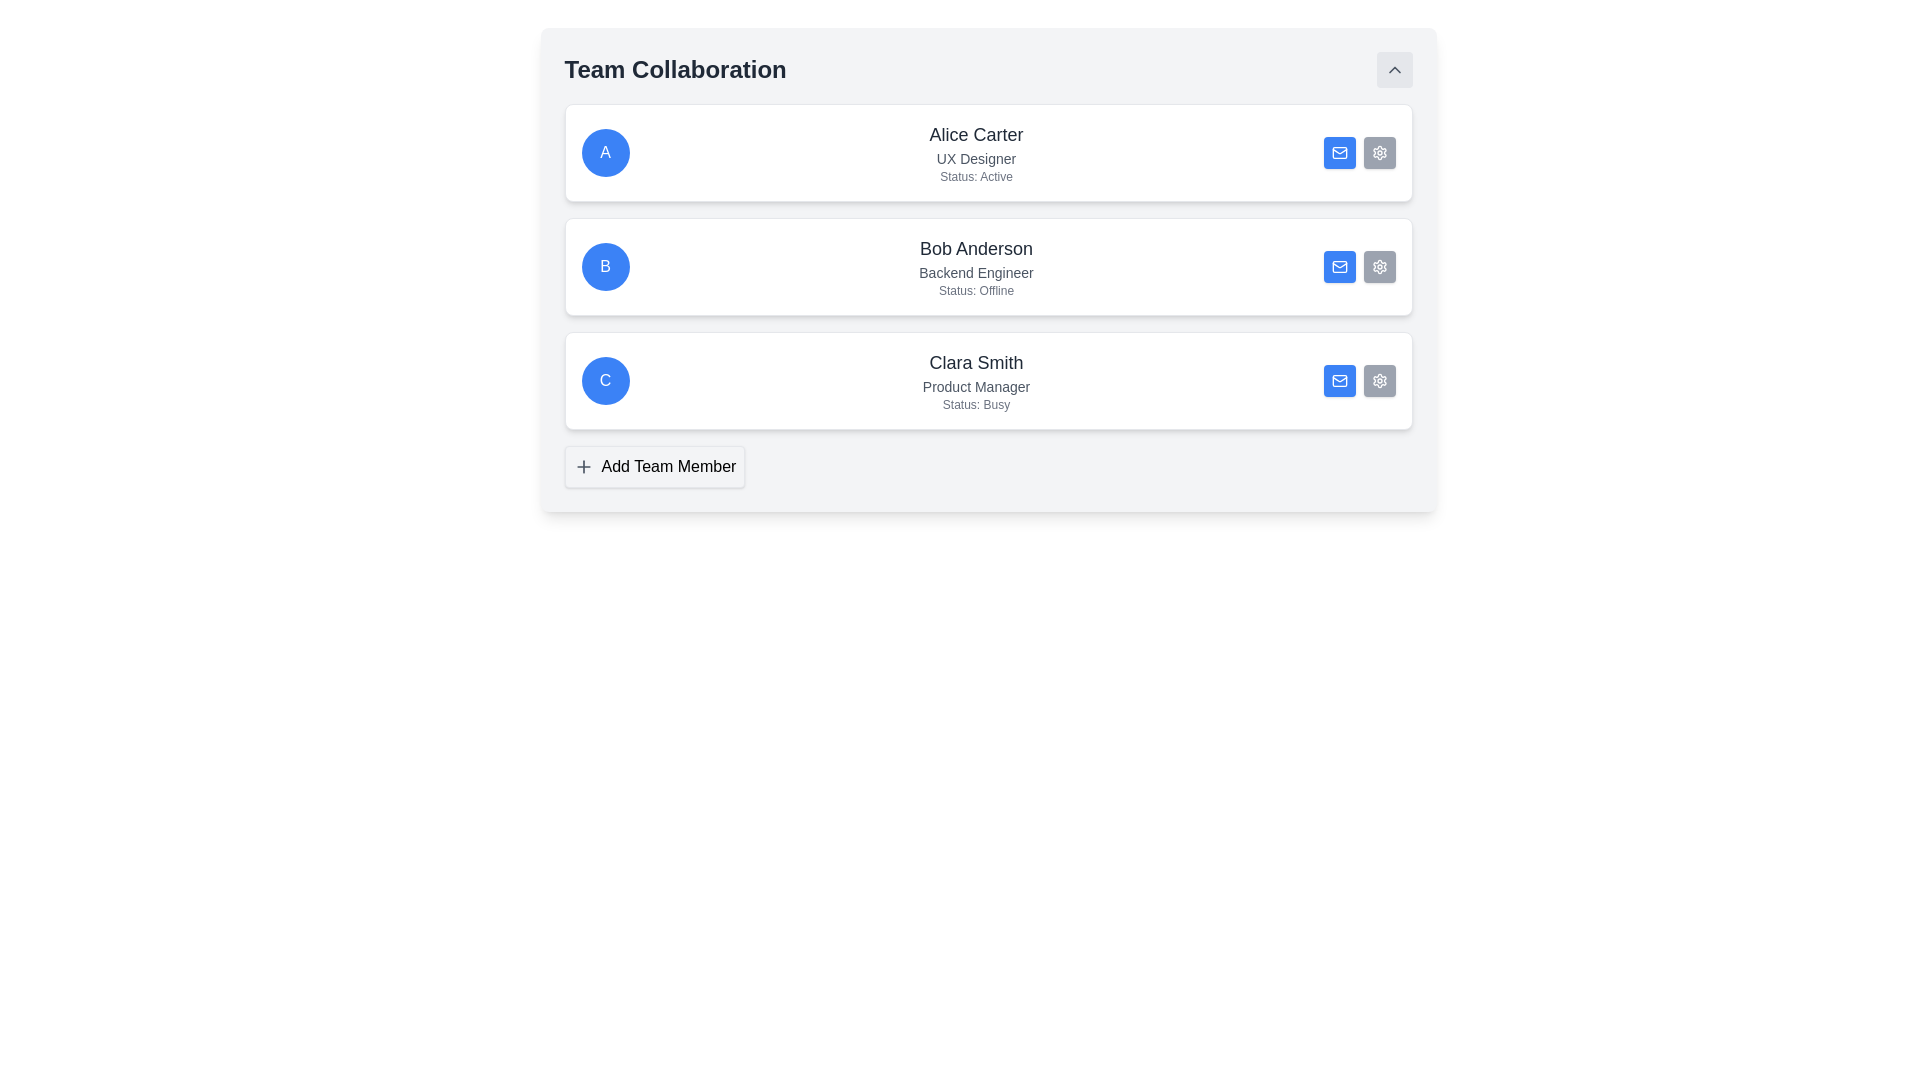 Image resolution: width=1920 pixels, height=1080 pixels. Describe the element at coordinates (1359, 381) in the screenshot. I see `the gray button in the button group for Clara Smith that opens settings or preferences` at that location.